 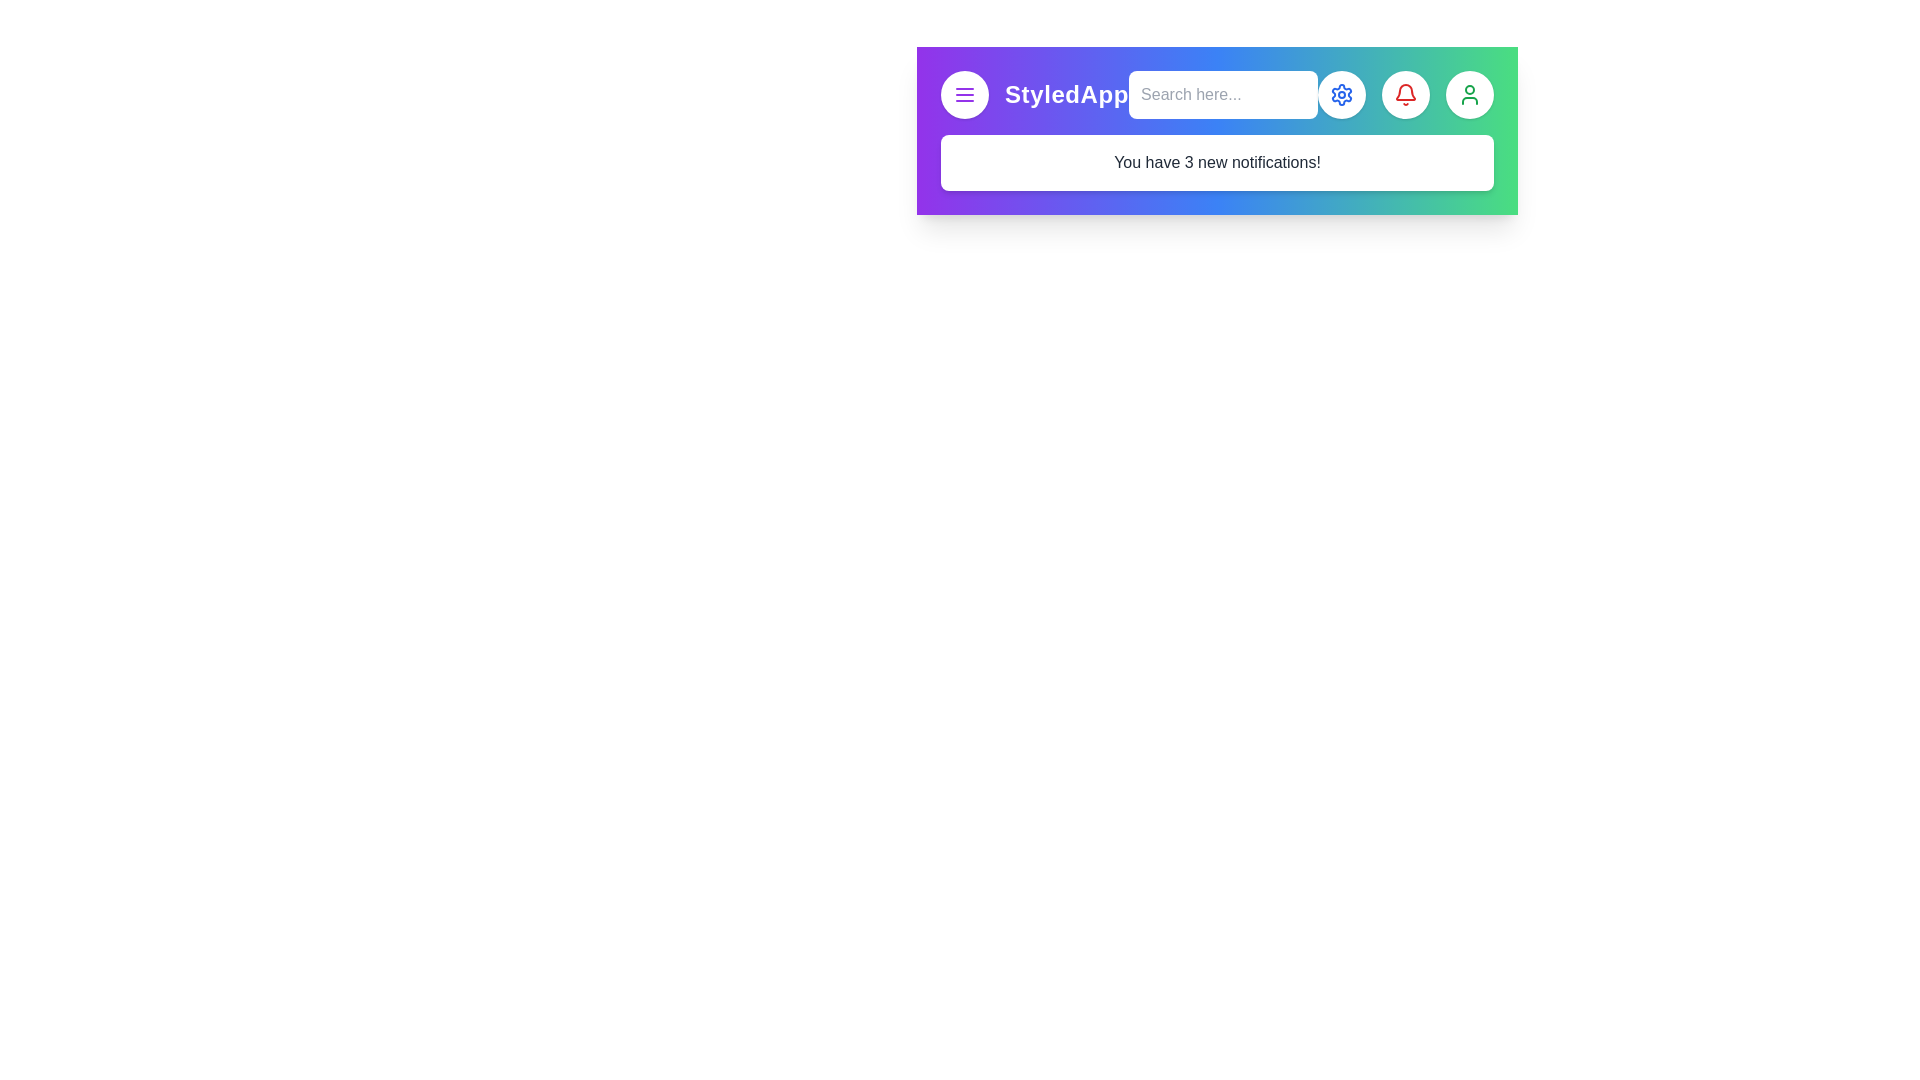 What do you see at coordinates (1222, 95) in the screenshot?
I see `the search field and enter the text 'example'` at bounding box center [1222, 95].